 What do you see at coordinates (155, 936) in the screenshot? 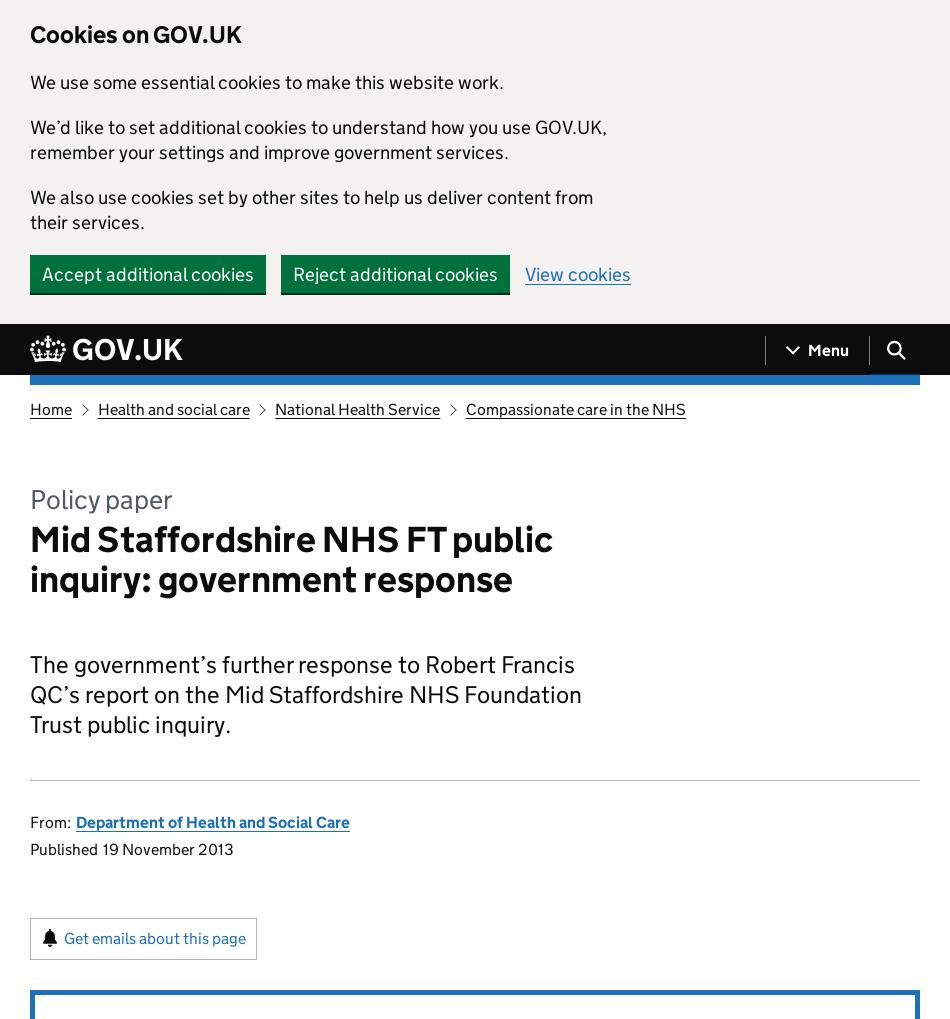
I see `'Get emails about this page'` at bounding box center [155, 936].